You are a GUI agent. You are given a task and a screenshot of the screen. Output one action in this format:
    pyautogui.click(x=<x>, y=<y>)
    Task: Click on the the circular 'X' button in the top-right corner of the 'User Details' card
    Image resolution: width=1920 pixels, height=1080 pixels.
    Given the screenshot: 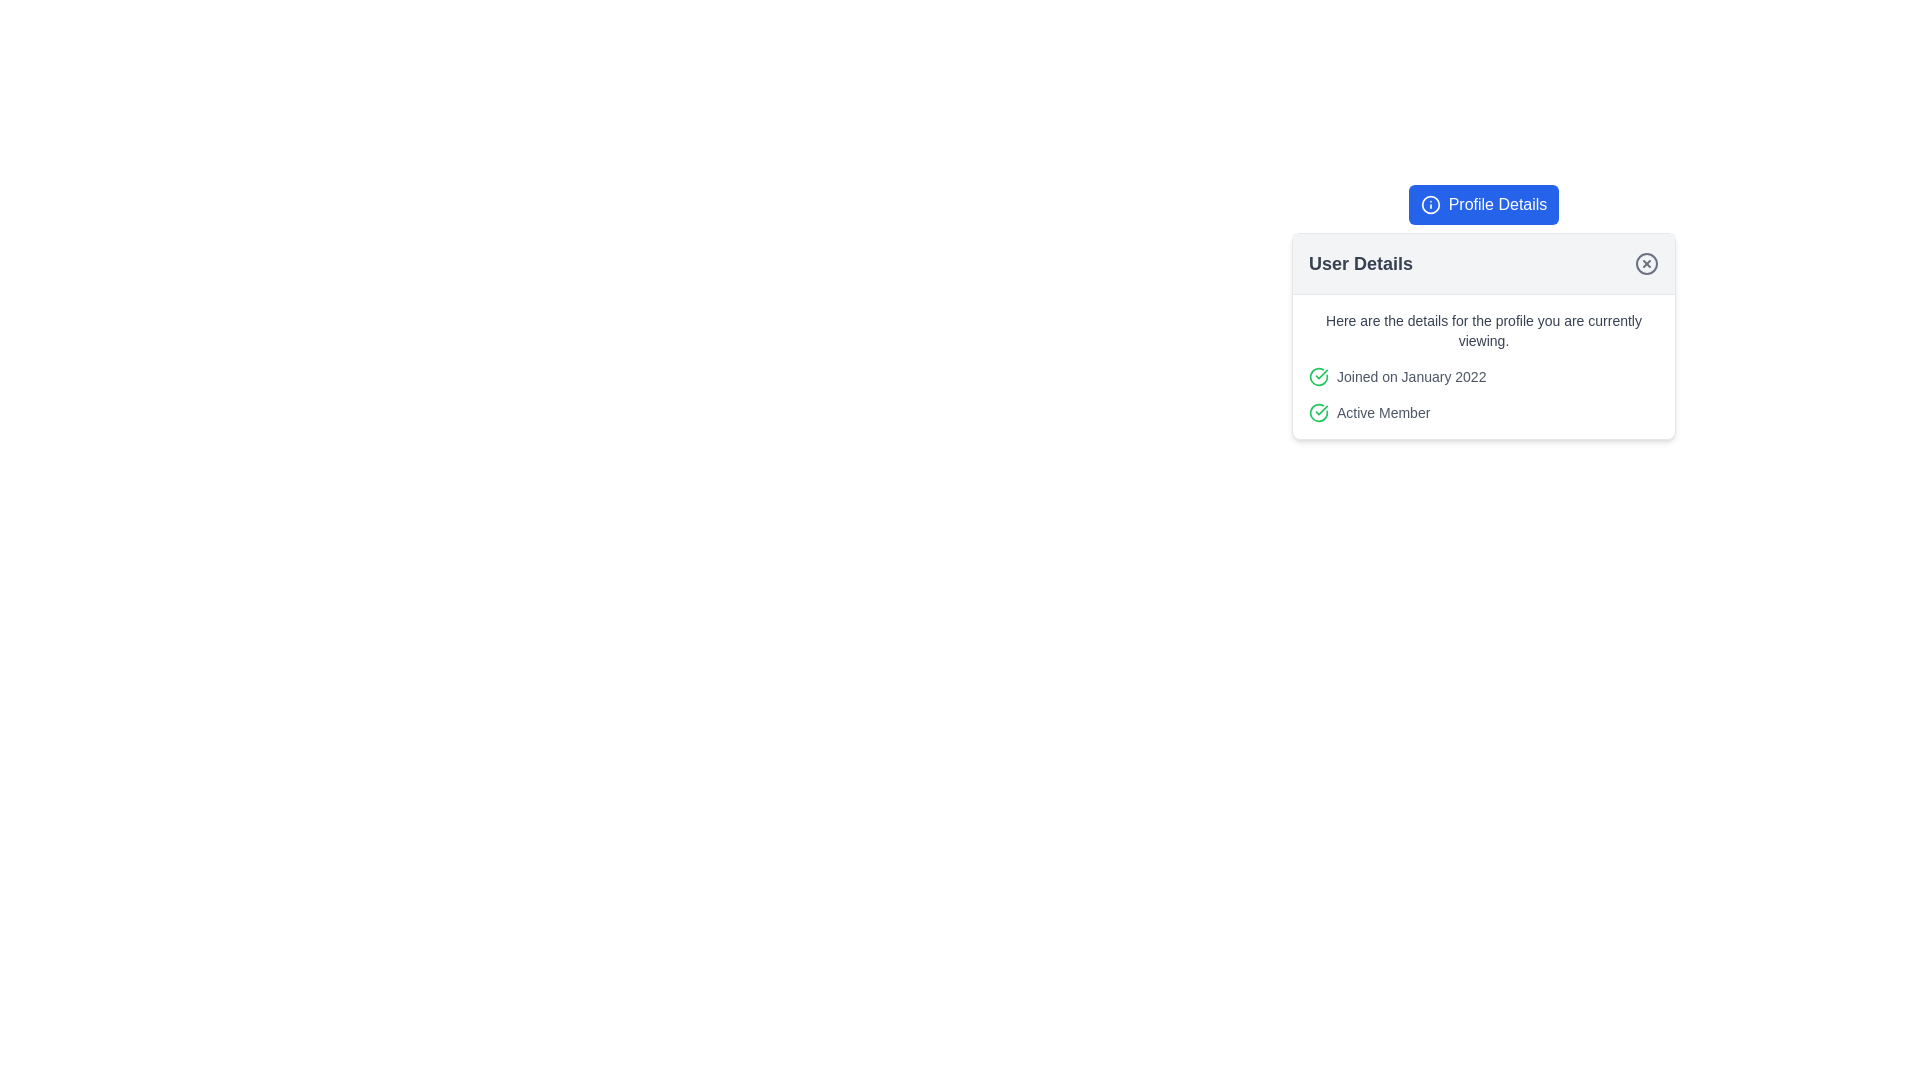 What is the action you would take?
    pyautogui.click(x=1646, y=262)
    